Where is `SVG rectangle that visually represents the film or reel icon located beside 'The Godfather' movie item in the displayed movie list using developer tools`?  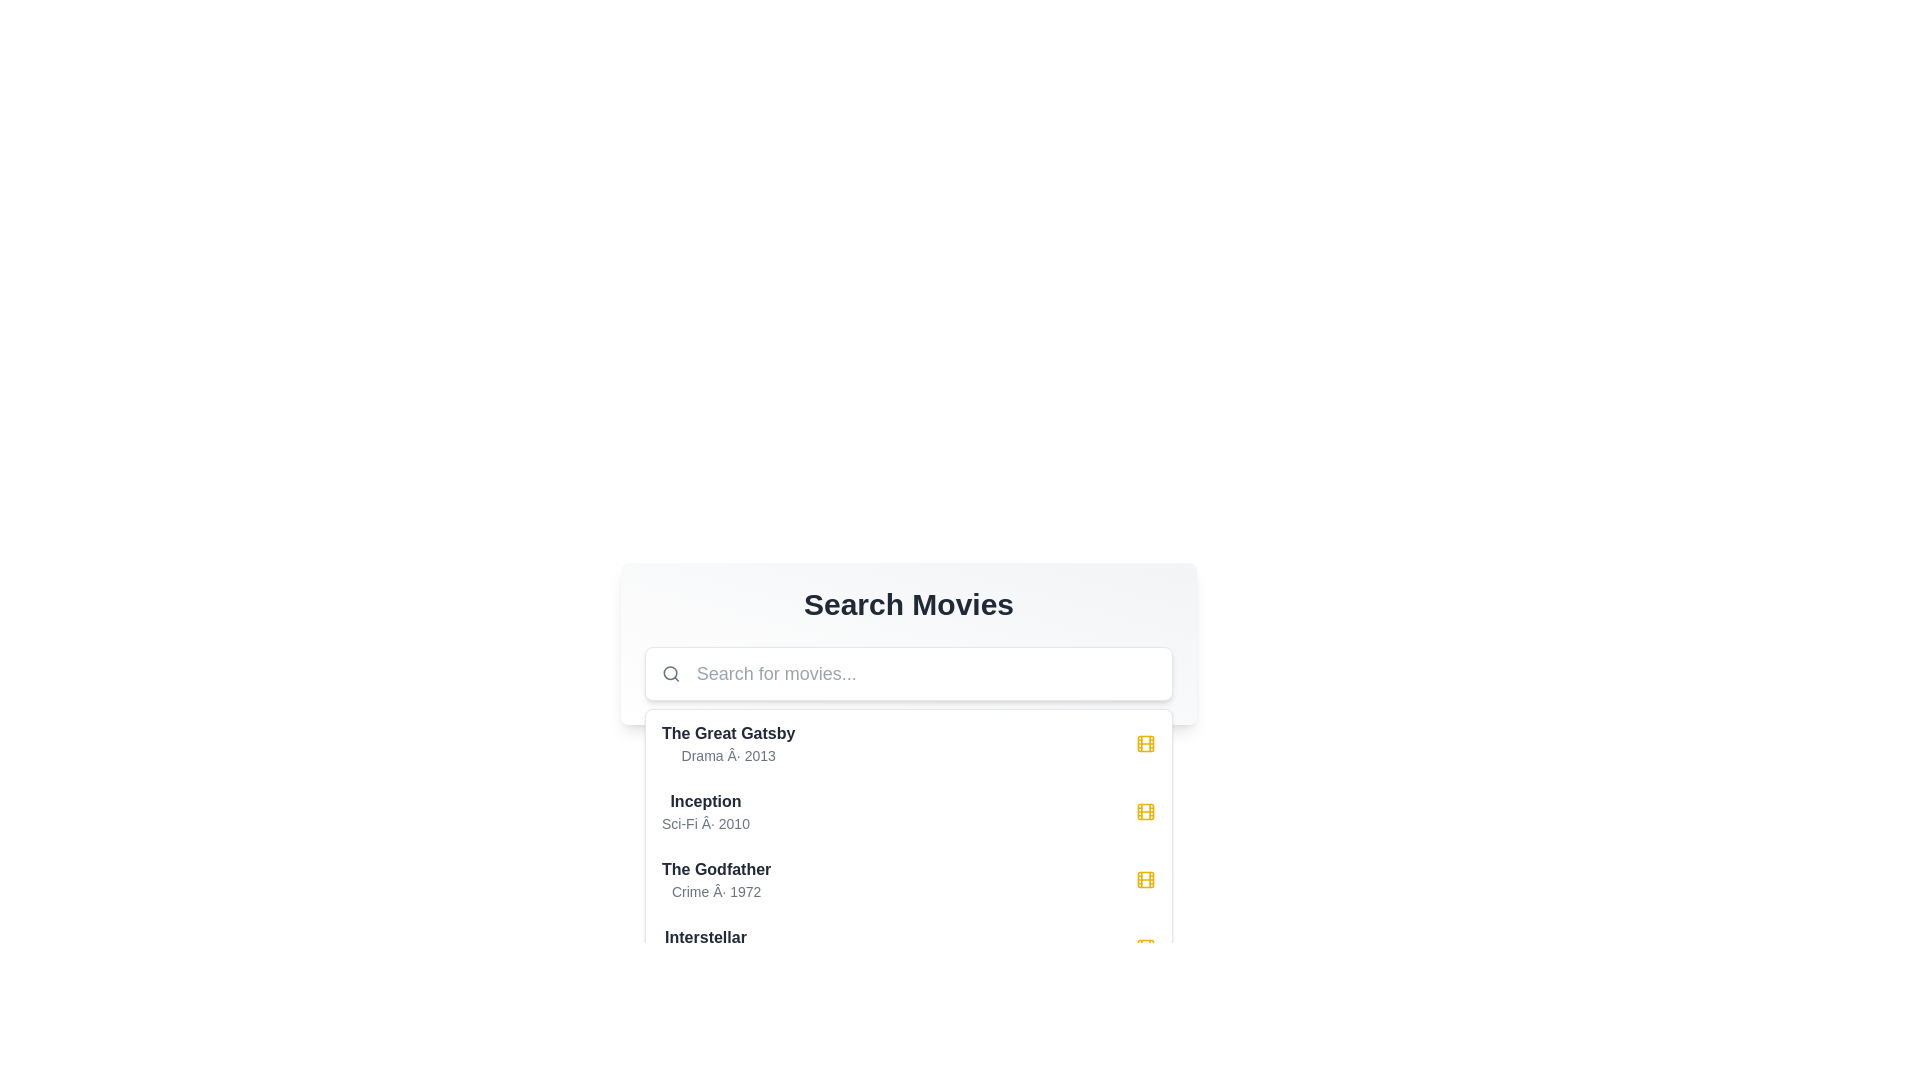 SVG rectangle that visually represents the film or reel icon located beside 'The Godfather' movie item in the displayed movie list using developer tools is located at coordinates (1146, 878).